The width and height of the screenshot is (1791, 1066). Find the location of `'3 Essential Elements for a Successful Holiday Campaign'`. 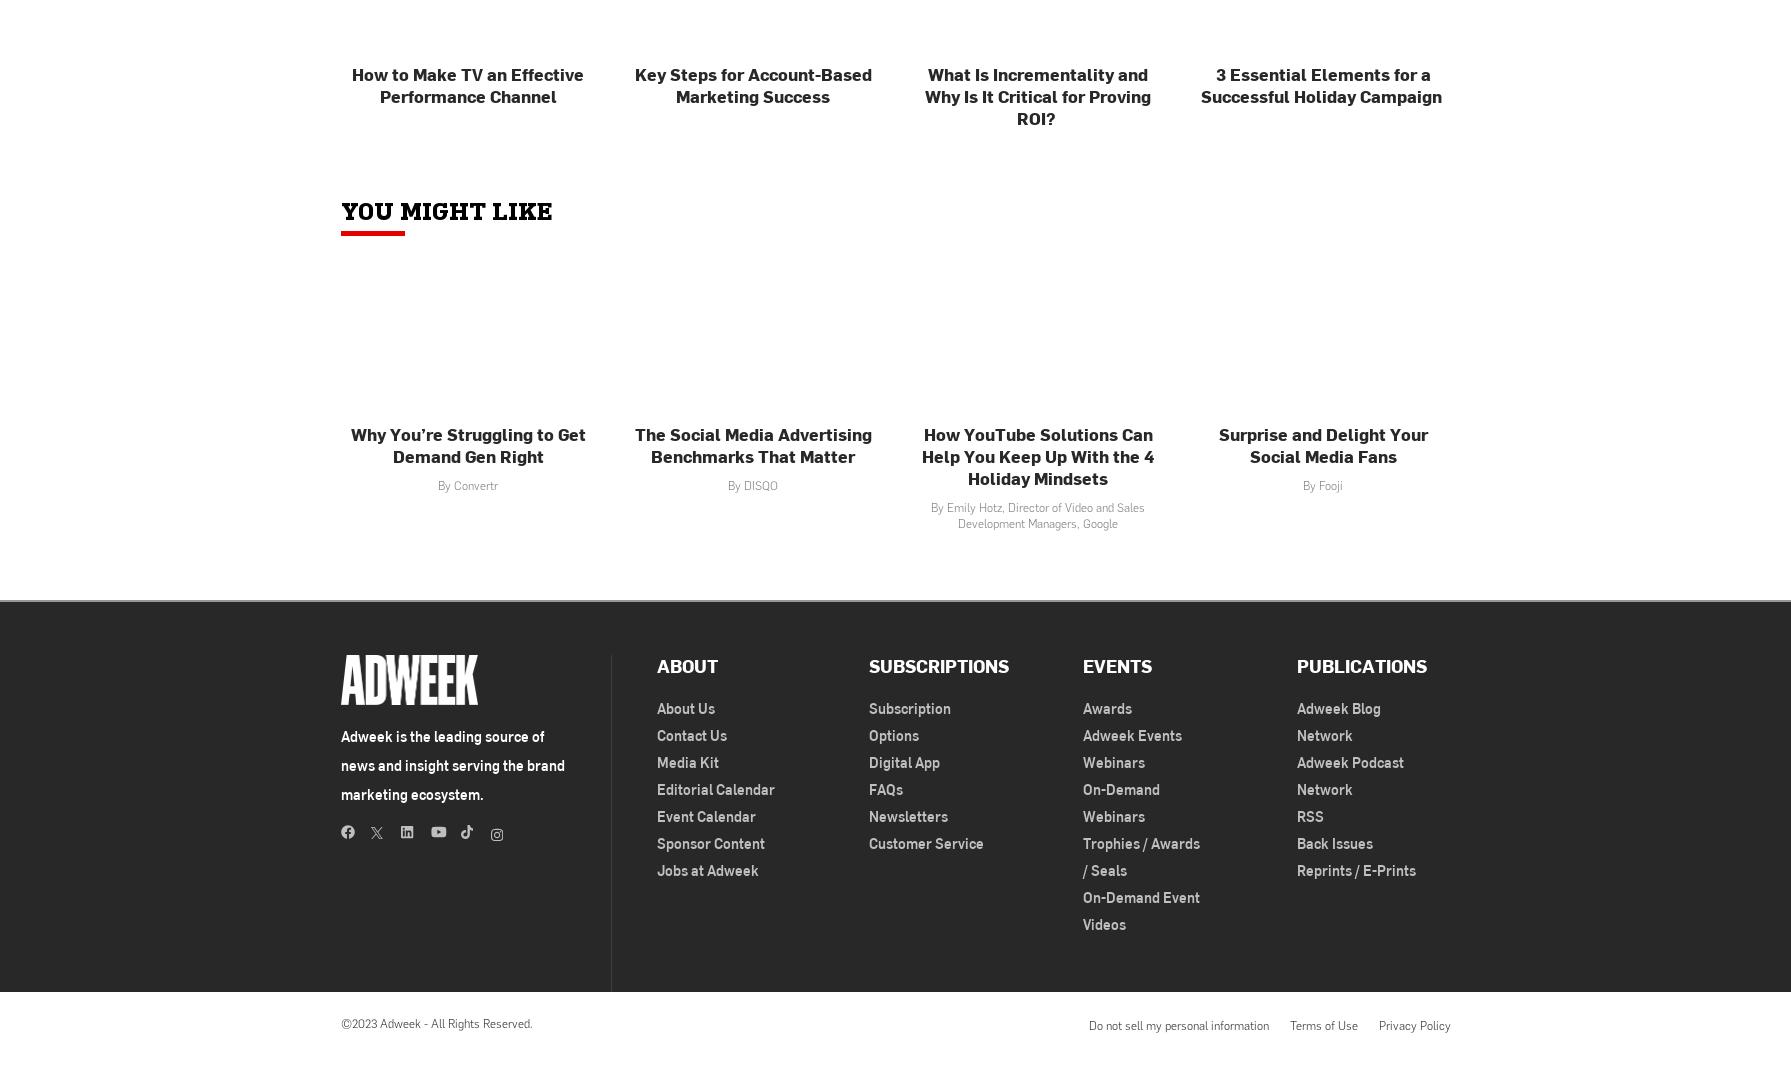

'3 Essential Elements for a Successful Holiday Campaign' is located at coordinates (1321, 83).